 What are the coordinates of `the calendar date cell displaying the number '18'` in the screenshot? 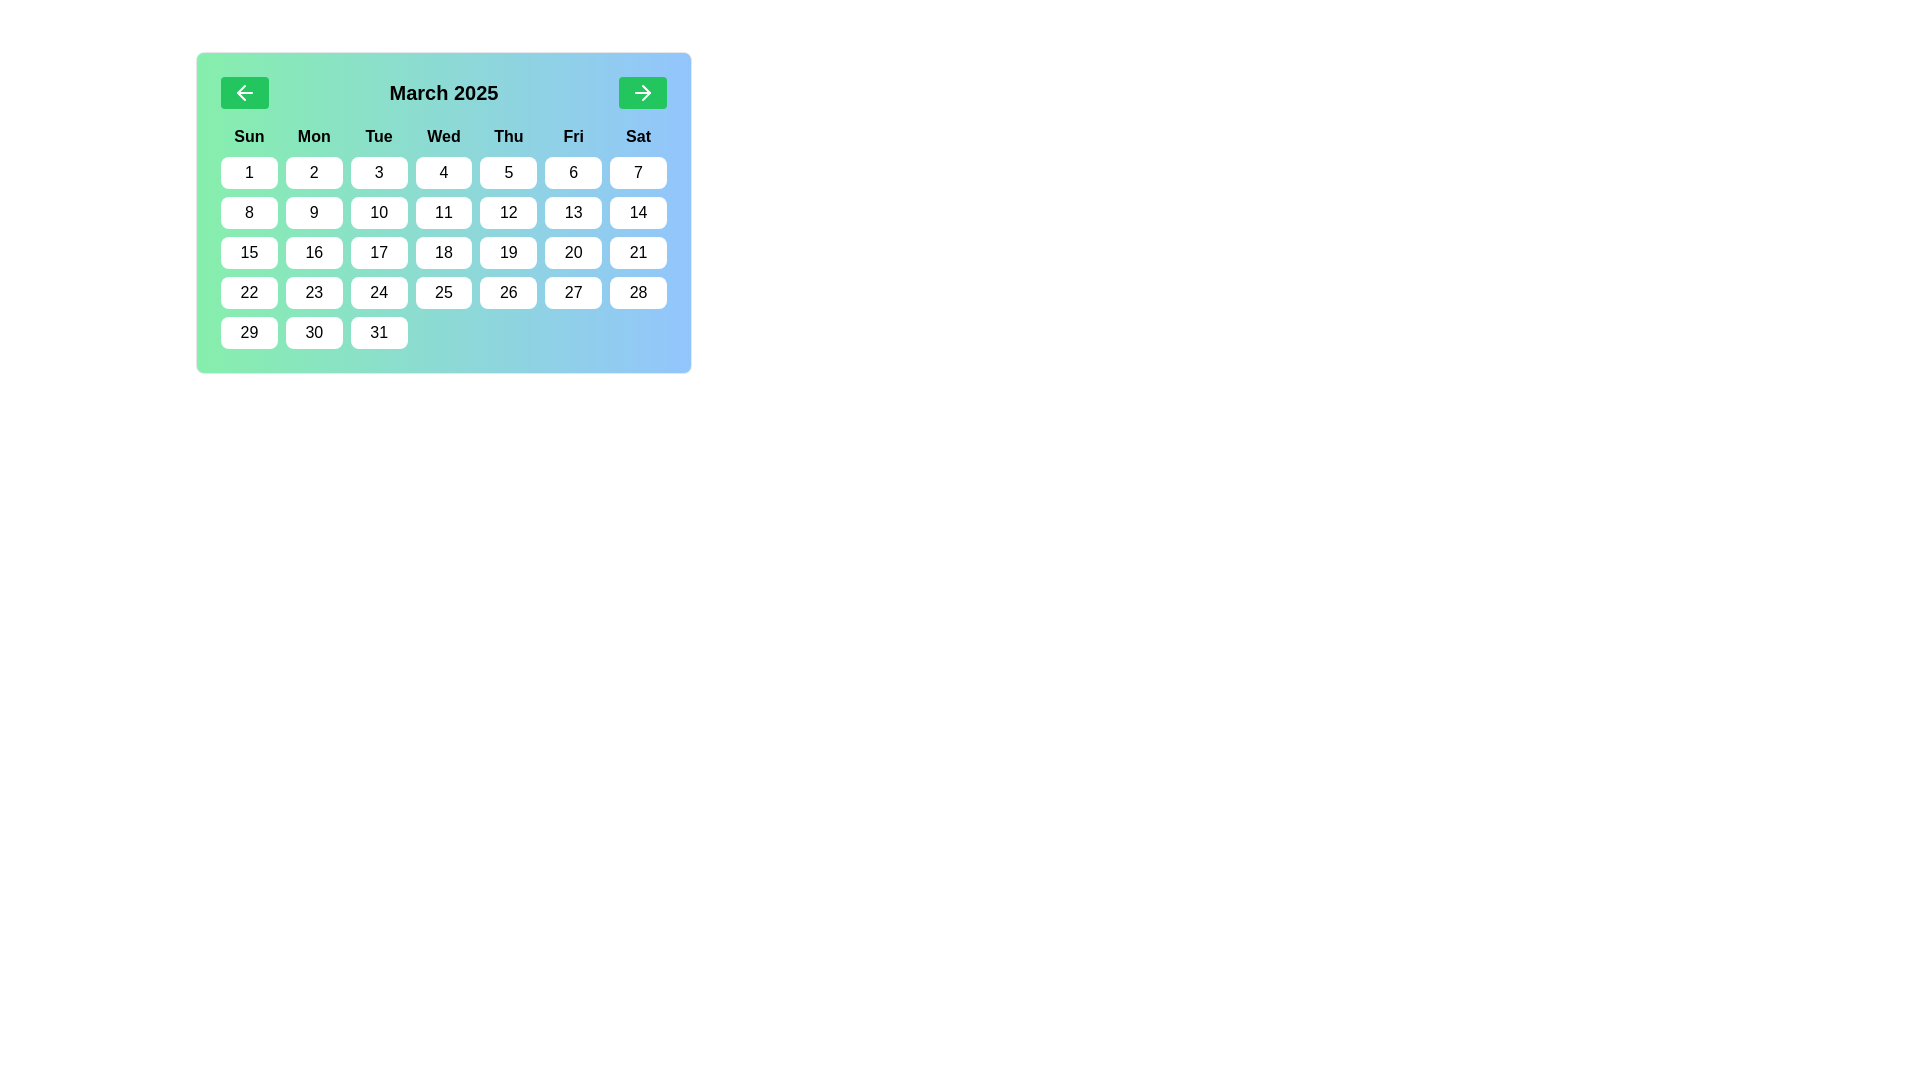 It's located at (443, 235).